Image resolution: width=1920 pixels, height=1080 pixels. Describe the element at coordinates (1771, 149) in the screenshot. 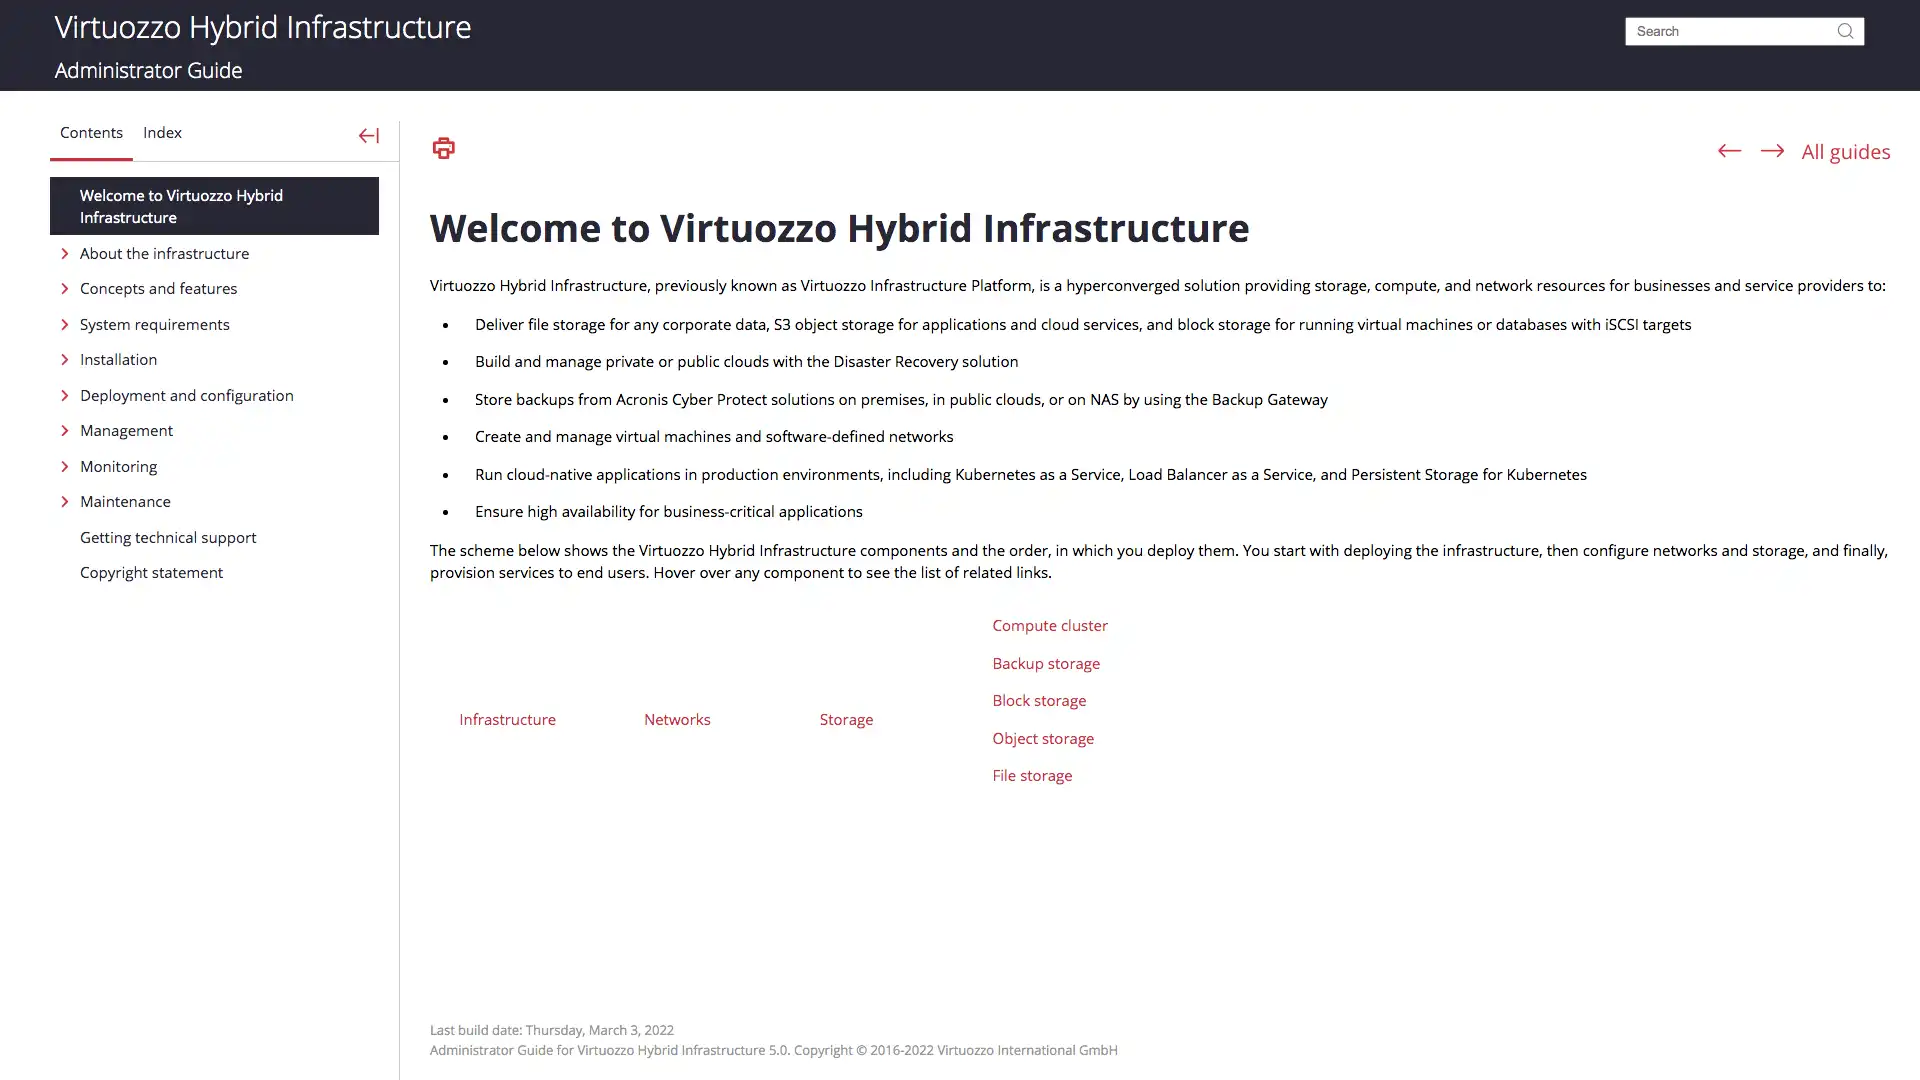

I see `Navigate next` at that location.